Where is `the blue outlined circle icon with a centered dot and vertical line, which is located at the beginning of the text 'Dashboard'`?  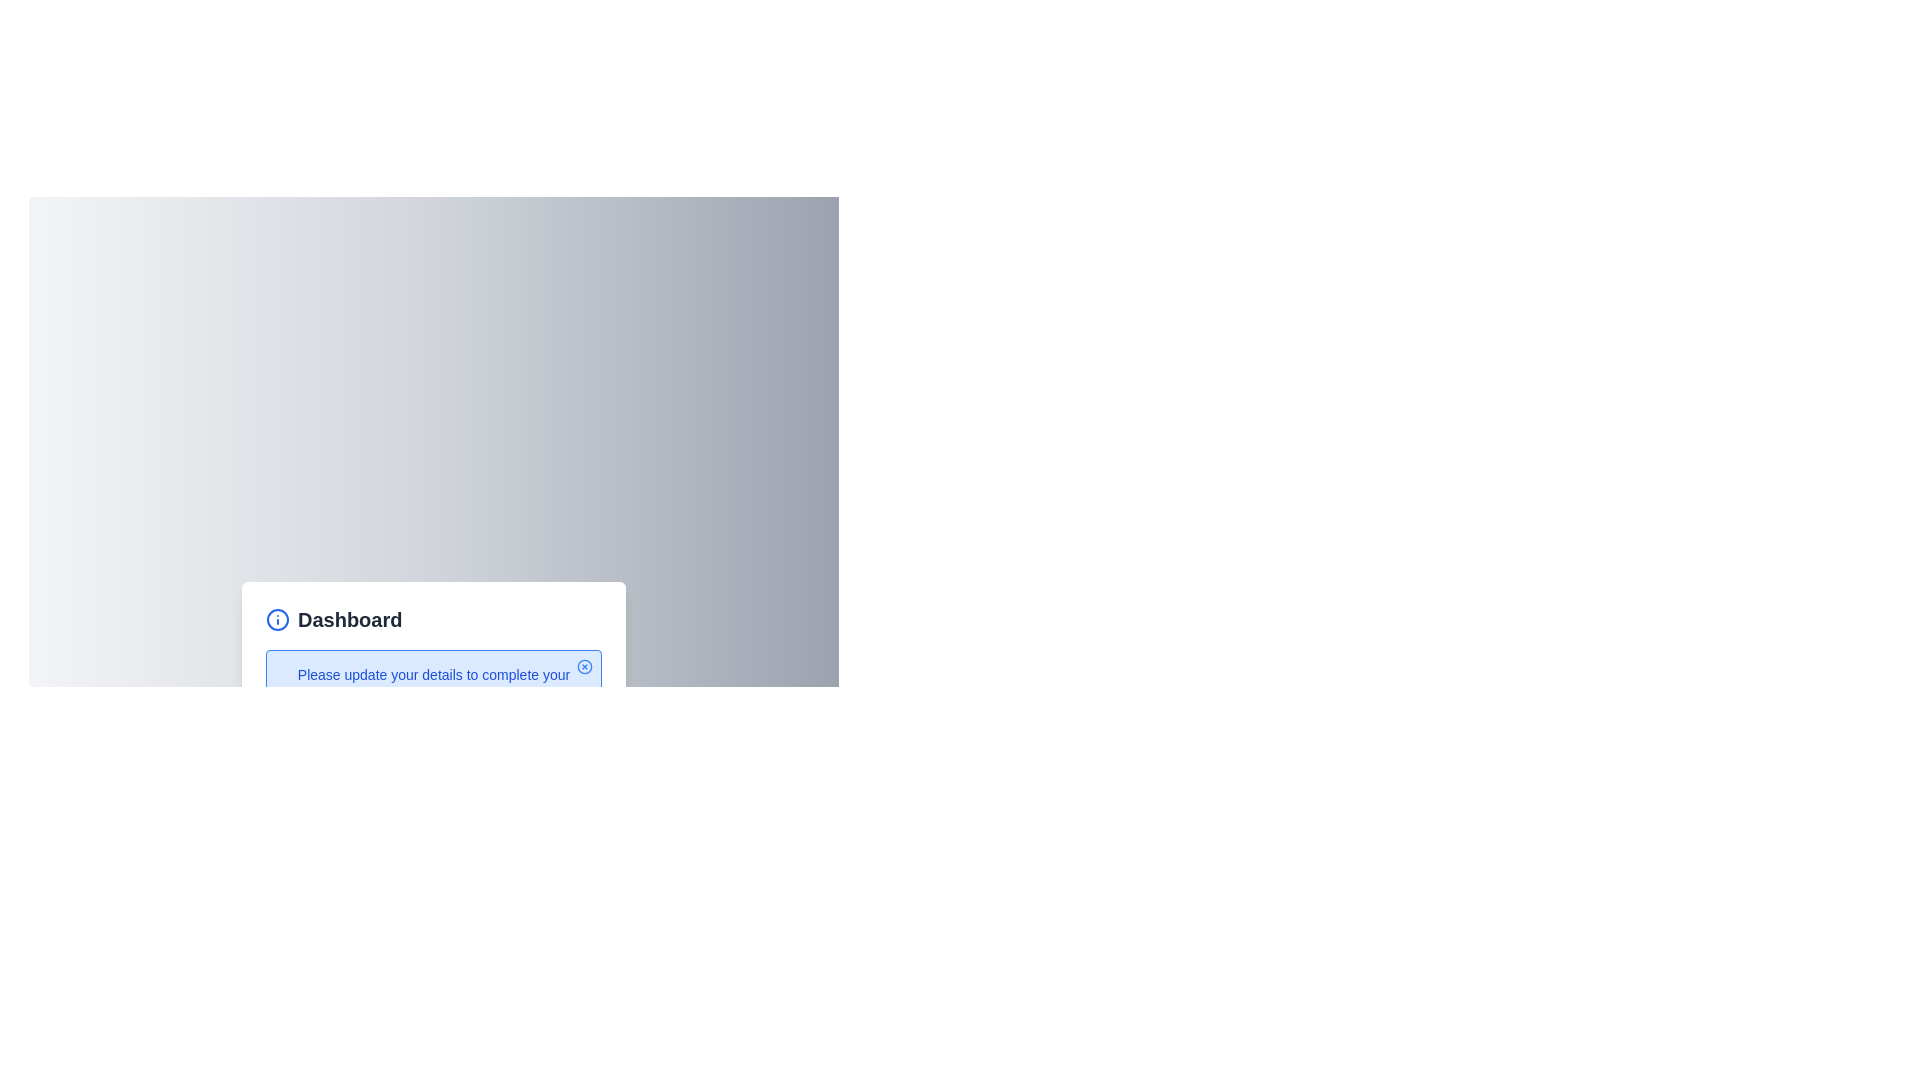 the blue outlined circle icon with a centered dot and vertical line, which is located at the beginning of the text 'Dashboard' is located at coordinates (277, 619).